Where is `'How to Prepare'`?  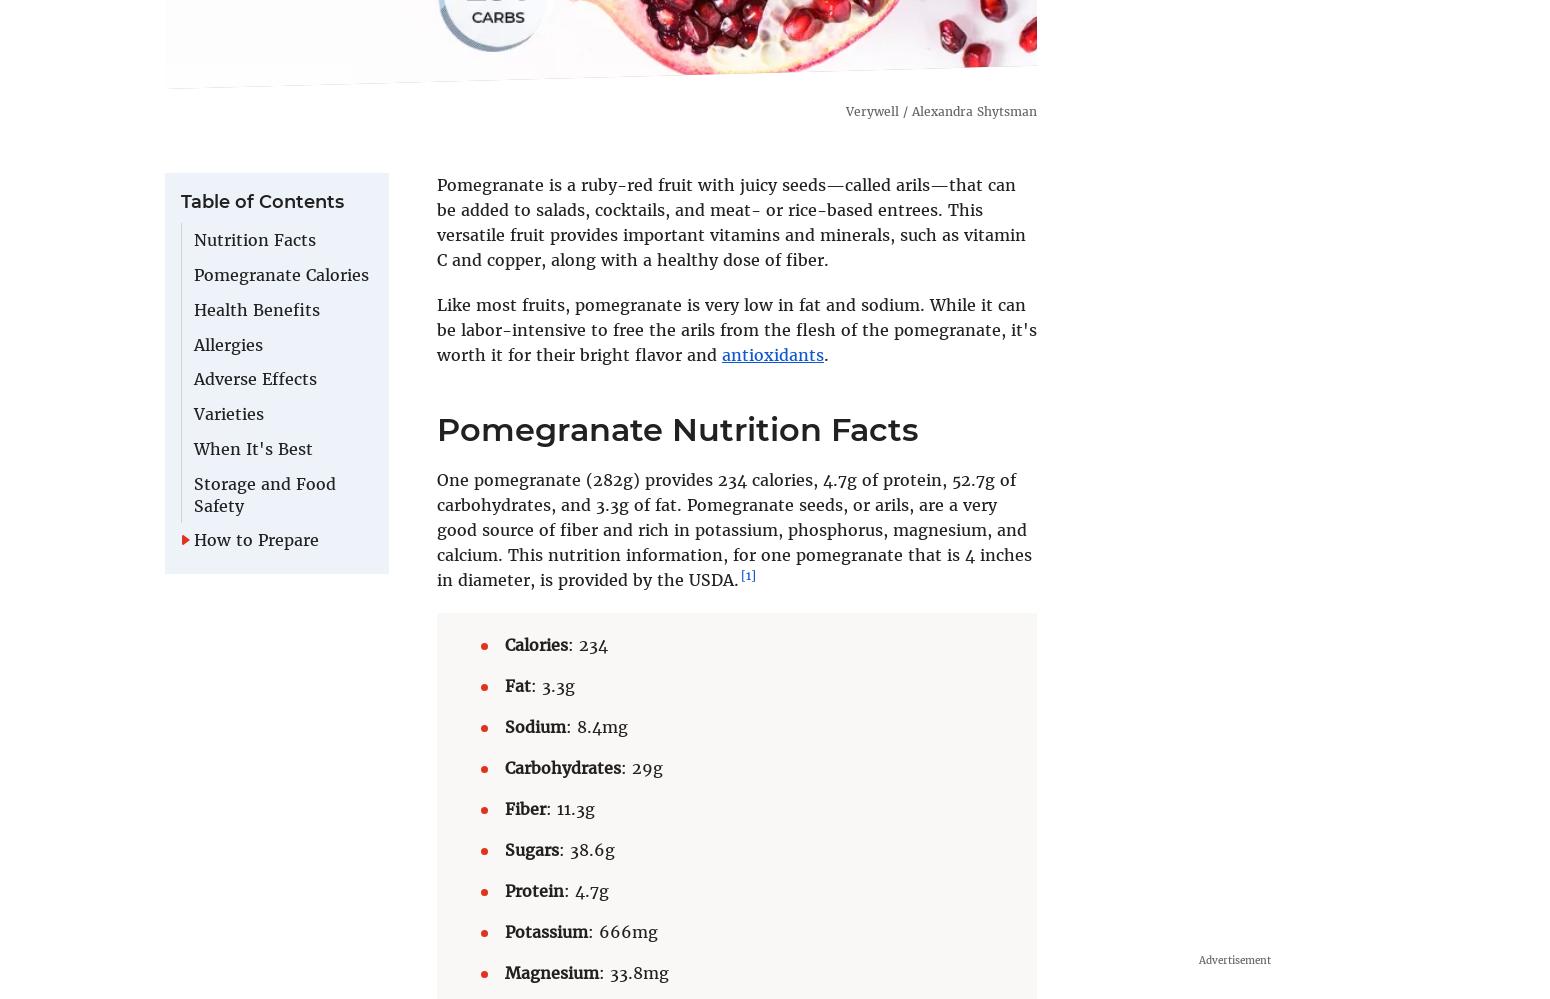 'How to Prepare' is located at coordinates (256, 538).